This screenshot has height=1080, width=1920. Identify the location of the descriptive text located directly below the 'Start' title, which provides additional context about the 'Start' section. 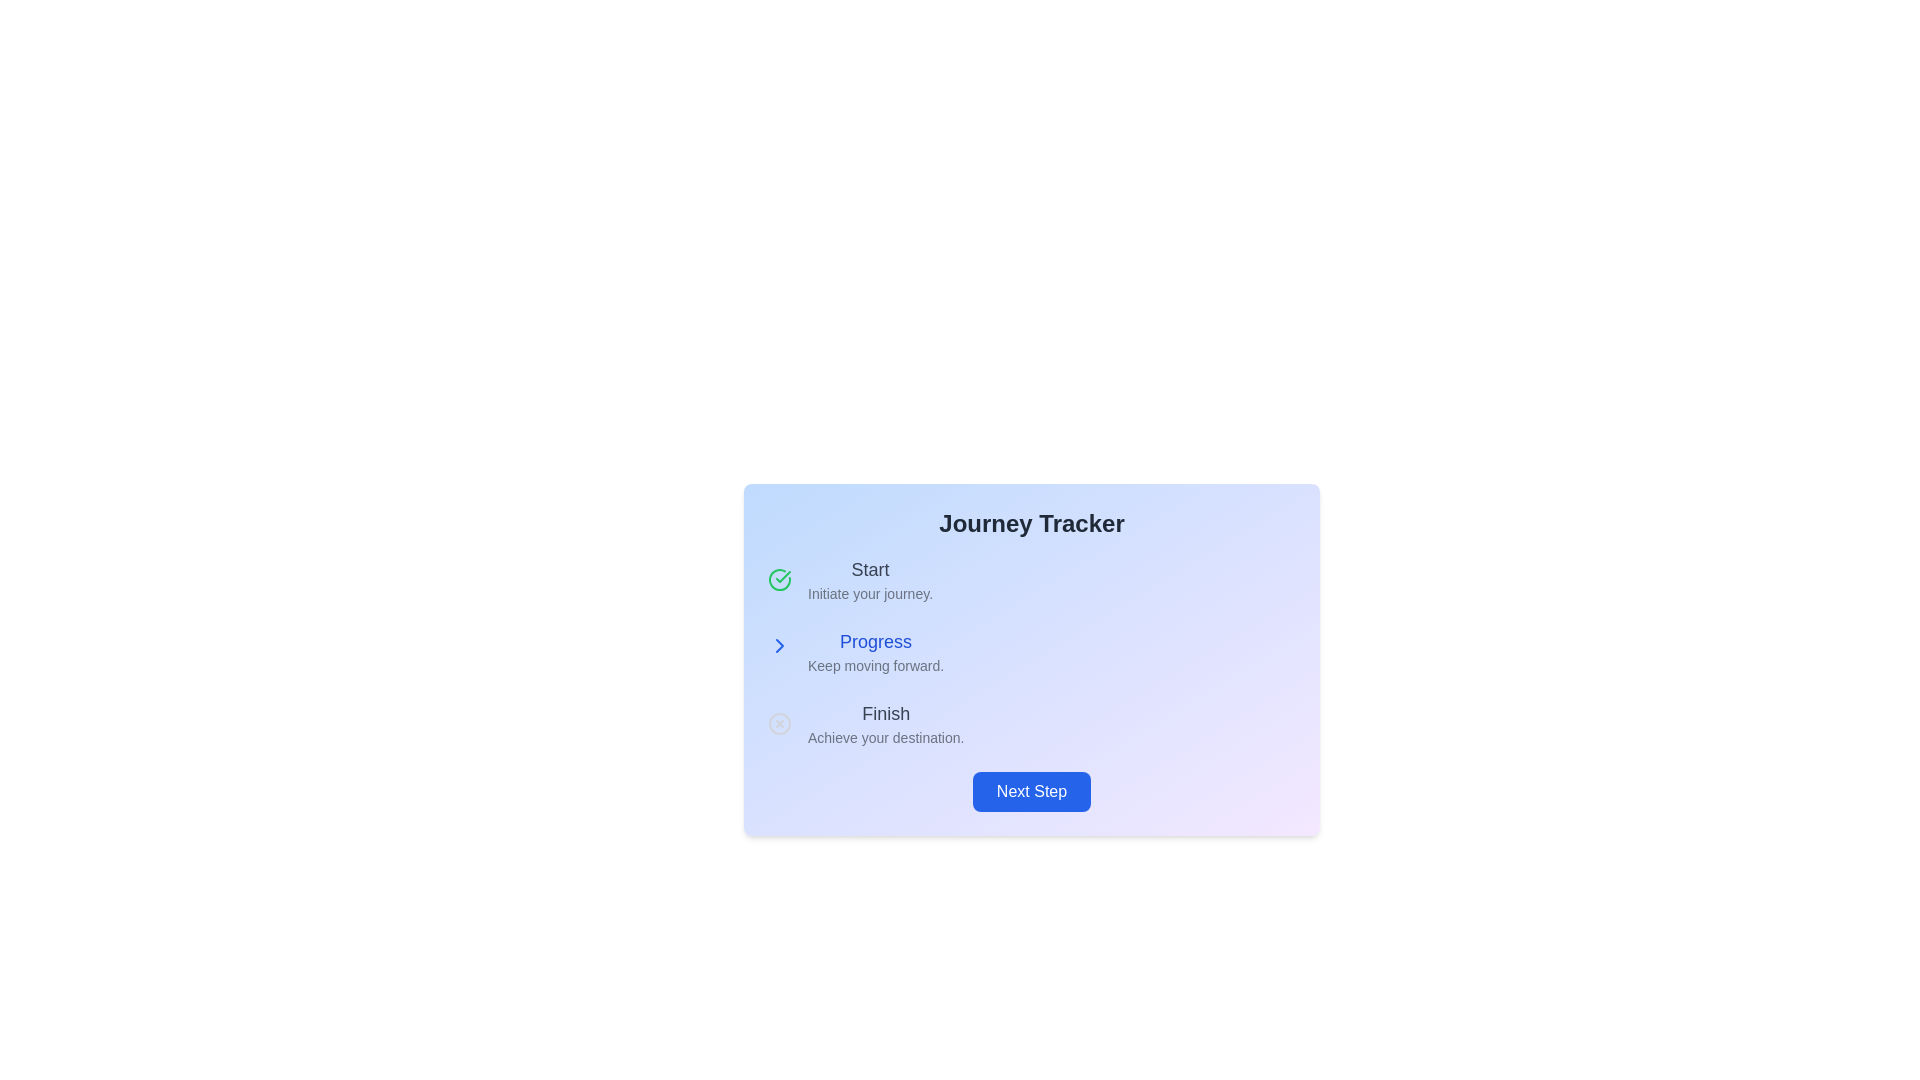
(870, 593).